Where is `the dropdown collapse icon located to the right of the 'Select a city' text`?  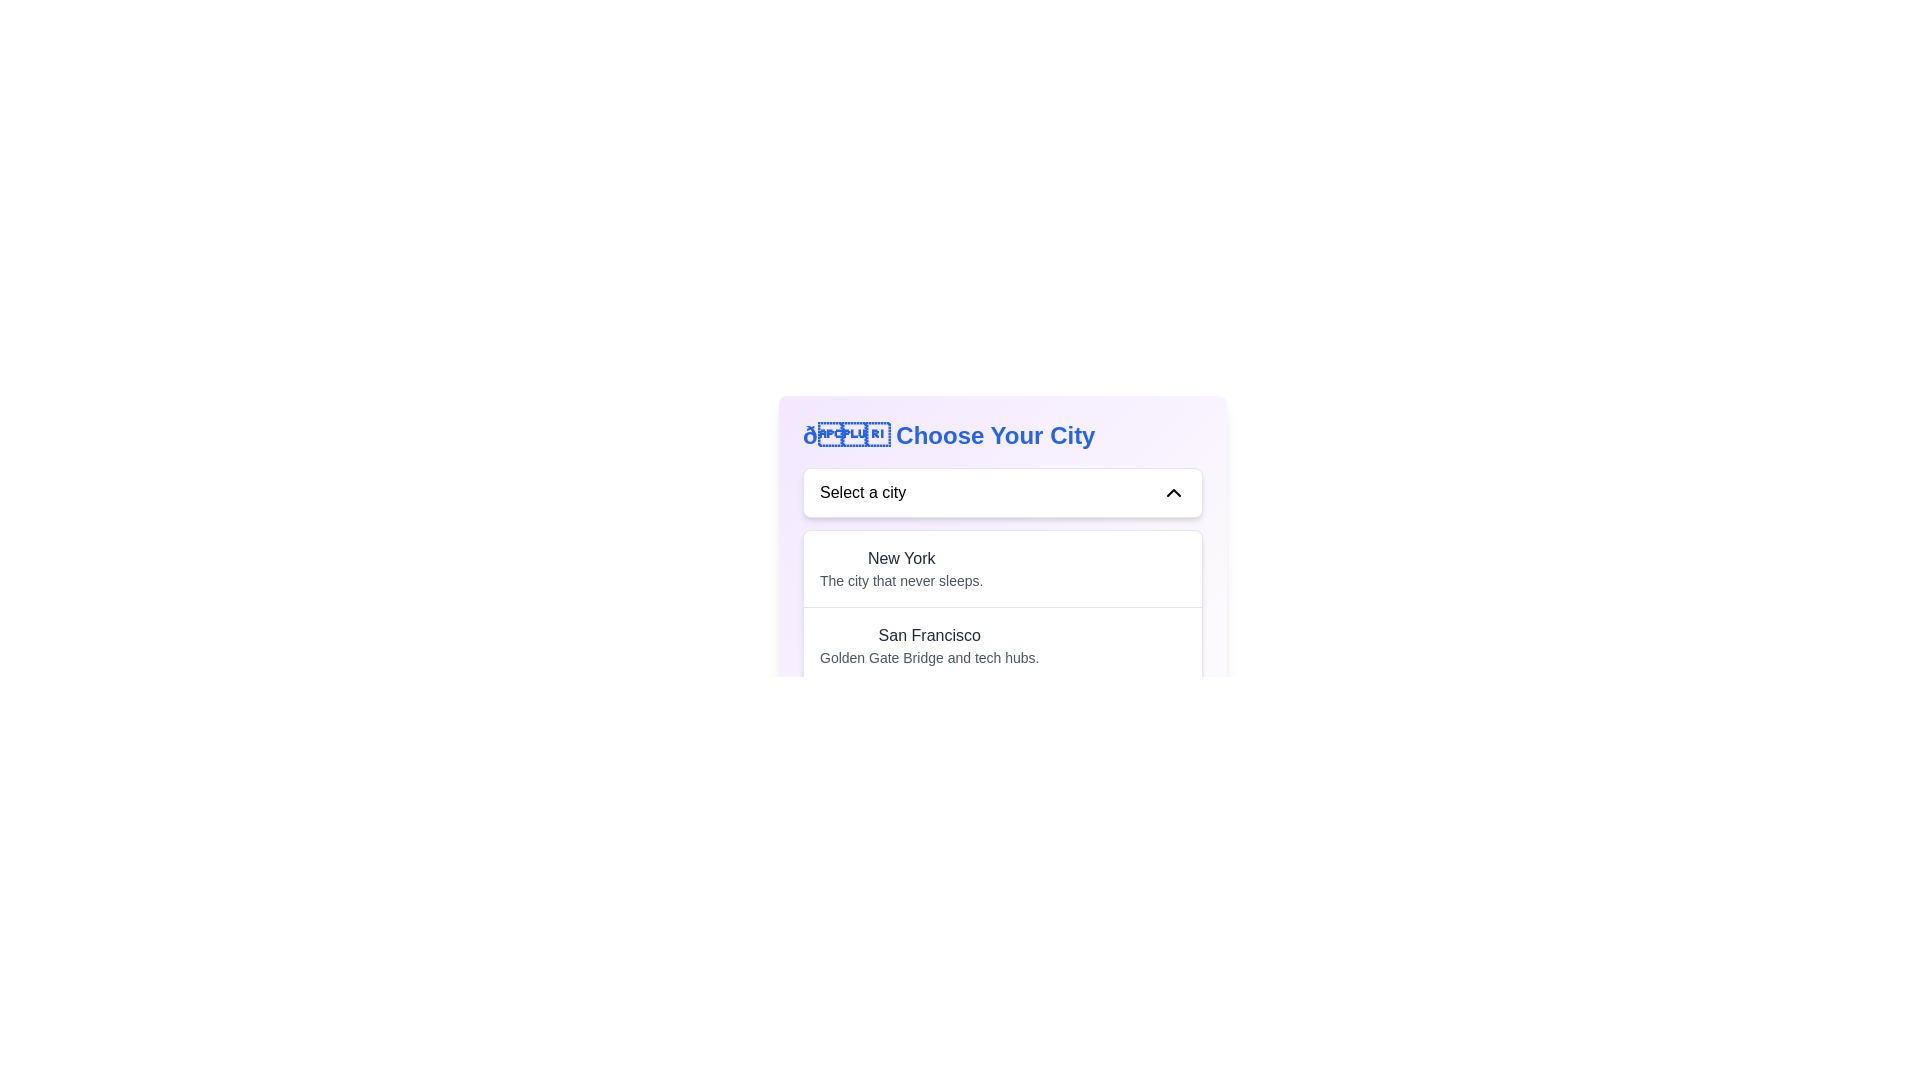 the dropdown collapse icon located to the right of the 'Select a city' text is located at coordinates (1174, 493).